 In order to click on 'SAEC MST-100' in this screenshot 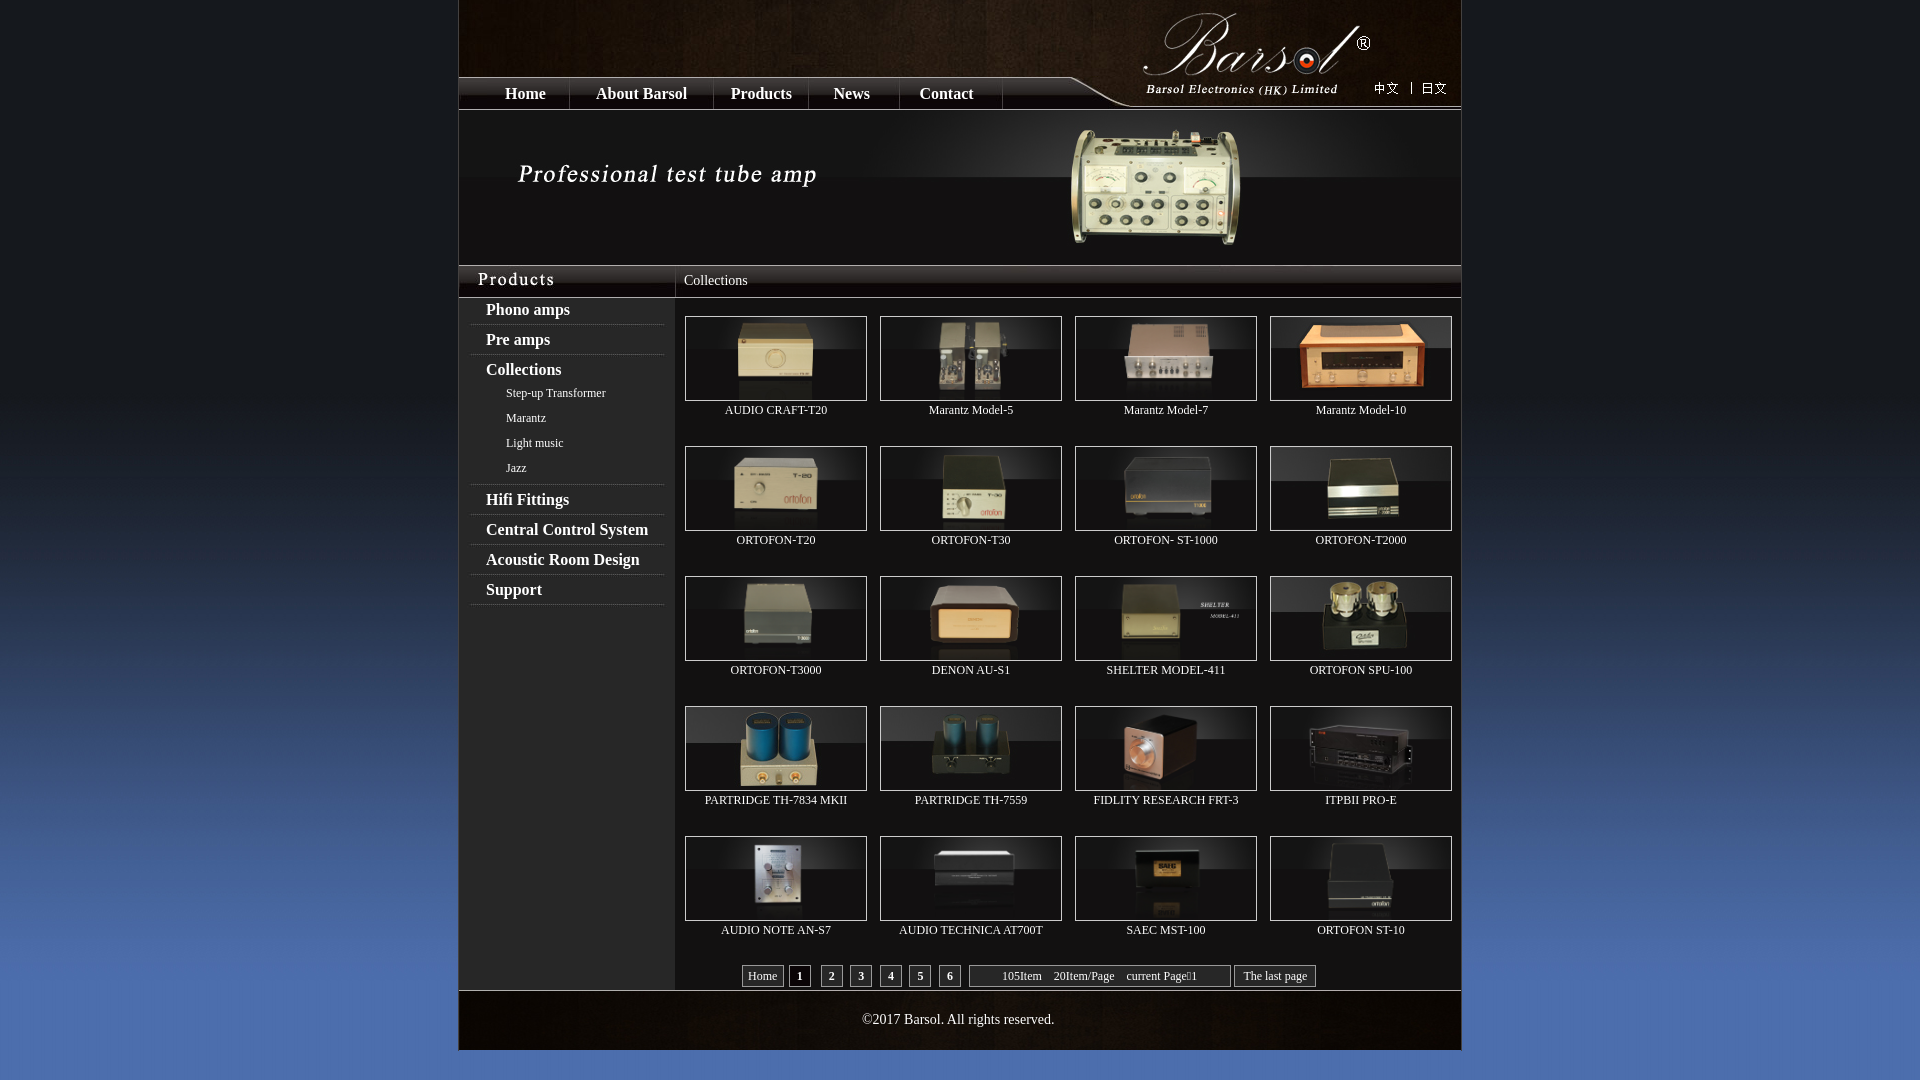, I will do `click(1165, 929)`.